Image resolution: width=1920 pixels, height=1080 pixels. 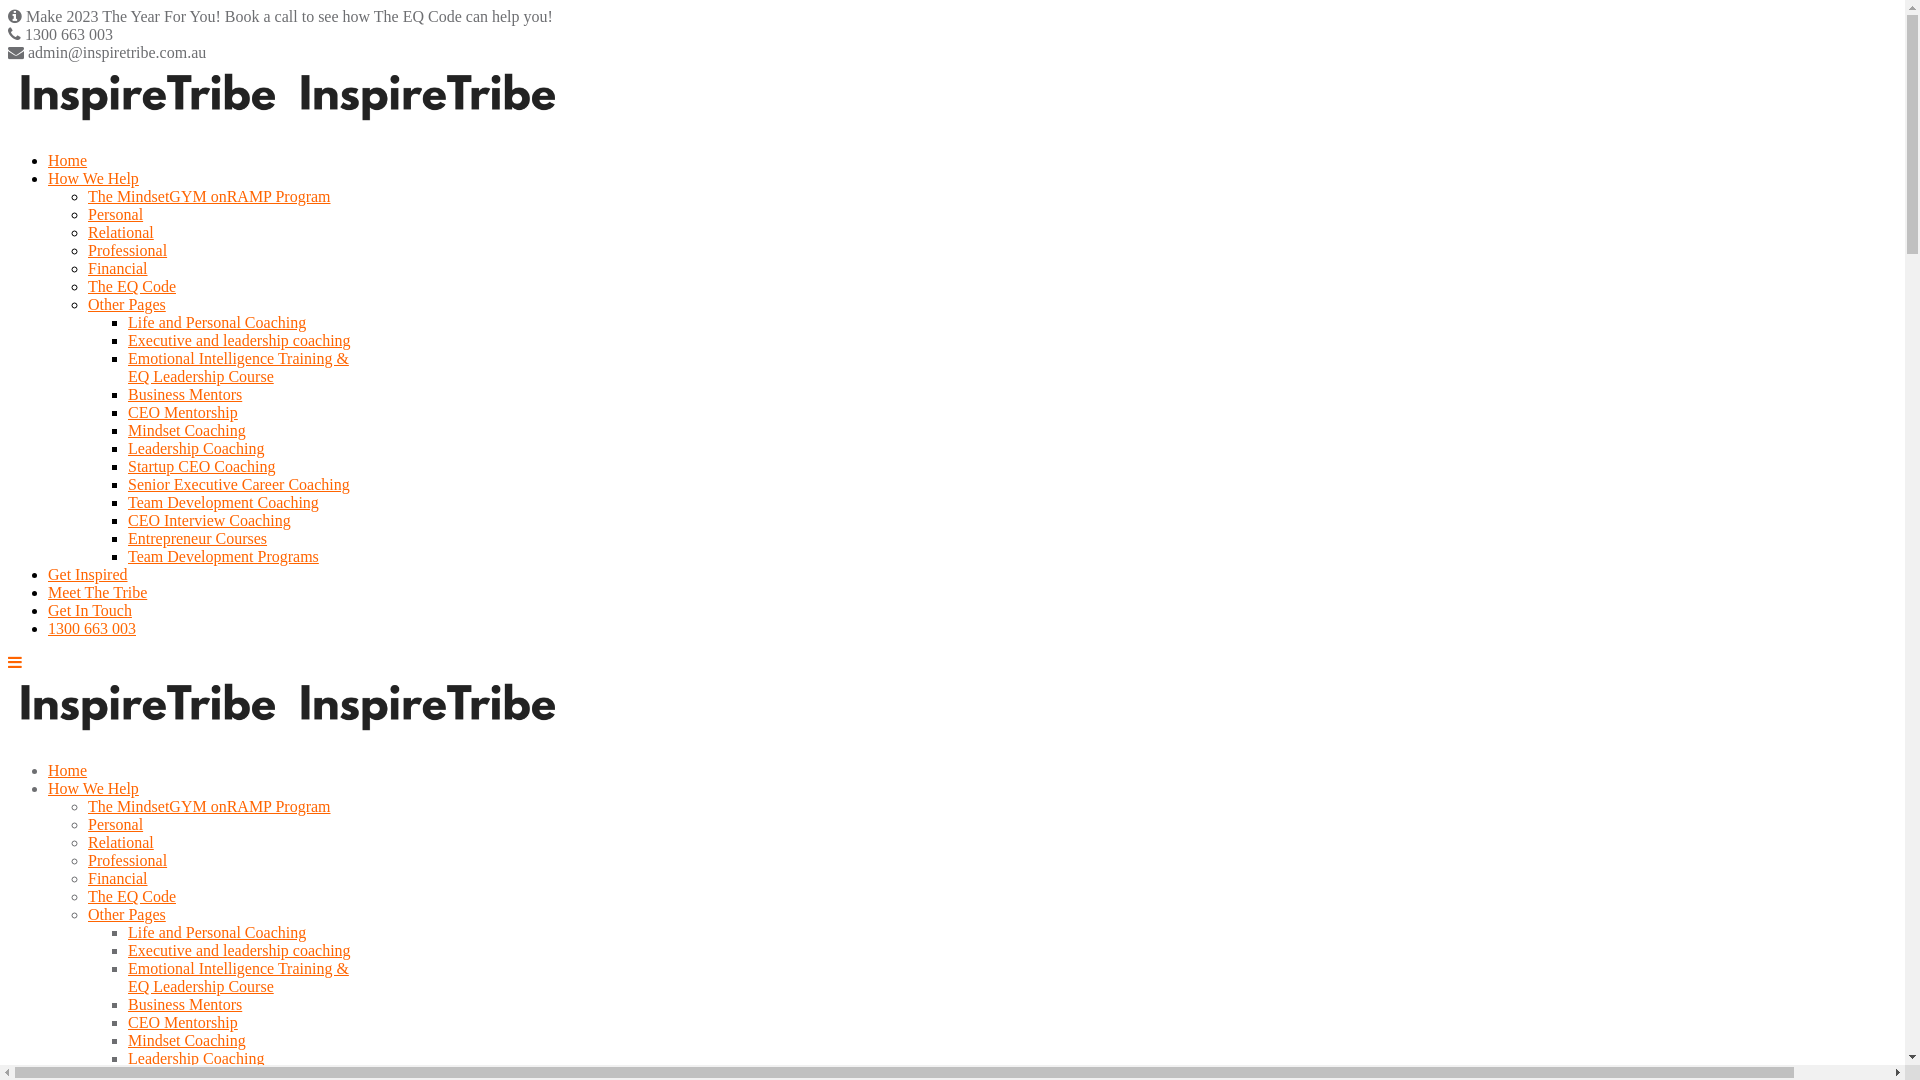 I want to click on 'The MindsetGYM onRAMP Program', so click(x=209, y=196).